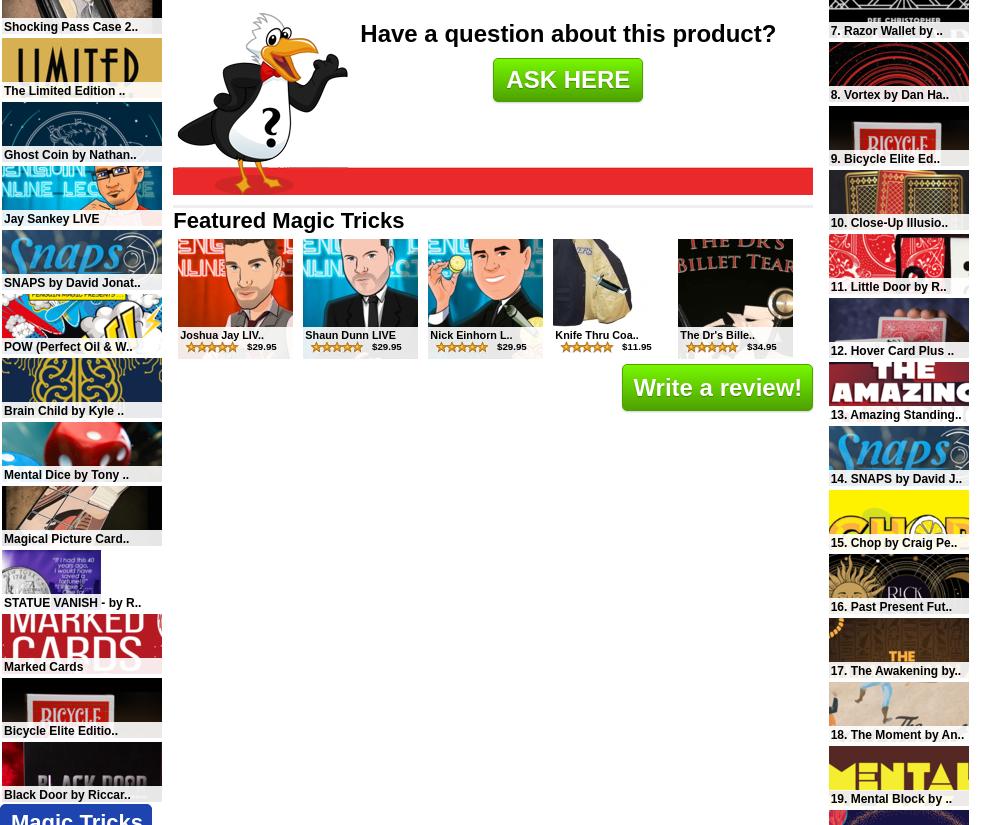 The height and width of the screenshot is (825, 1002). Describe the element at coordinates (717, 332) in the screenshot. I see `'The Dr's Bille..'` at that location.